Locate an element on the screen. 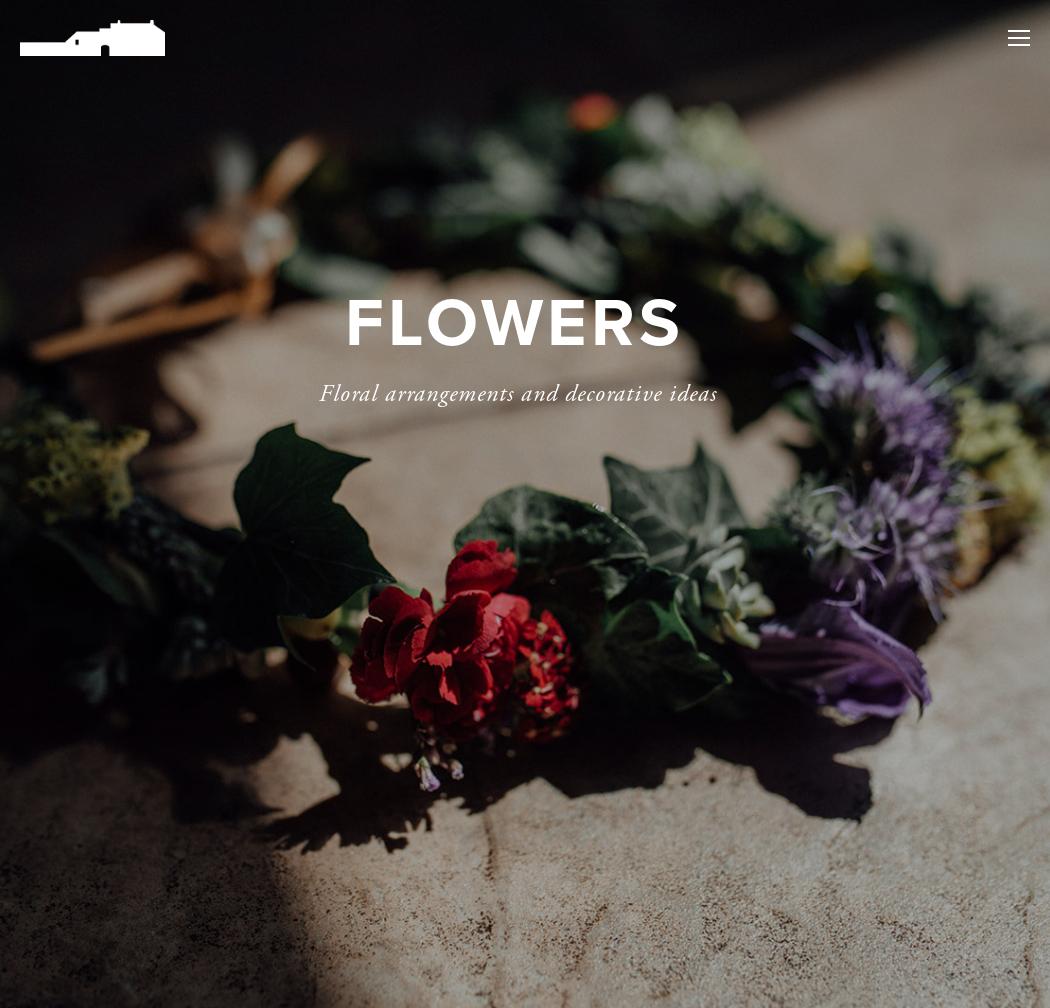 Image resolution: width=1050 pixels, height=1008 pixels. 'Your wedding' is located at coordinates (898, 104).